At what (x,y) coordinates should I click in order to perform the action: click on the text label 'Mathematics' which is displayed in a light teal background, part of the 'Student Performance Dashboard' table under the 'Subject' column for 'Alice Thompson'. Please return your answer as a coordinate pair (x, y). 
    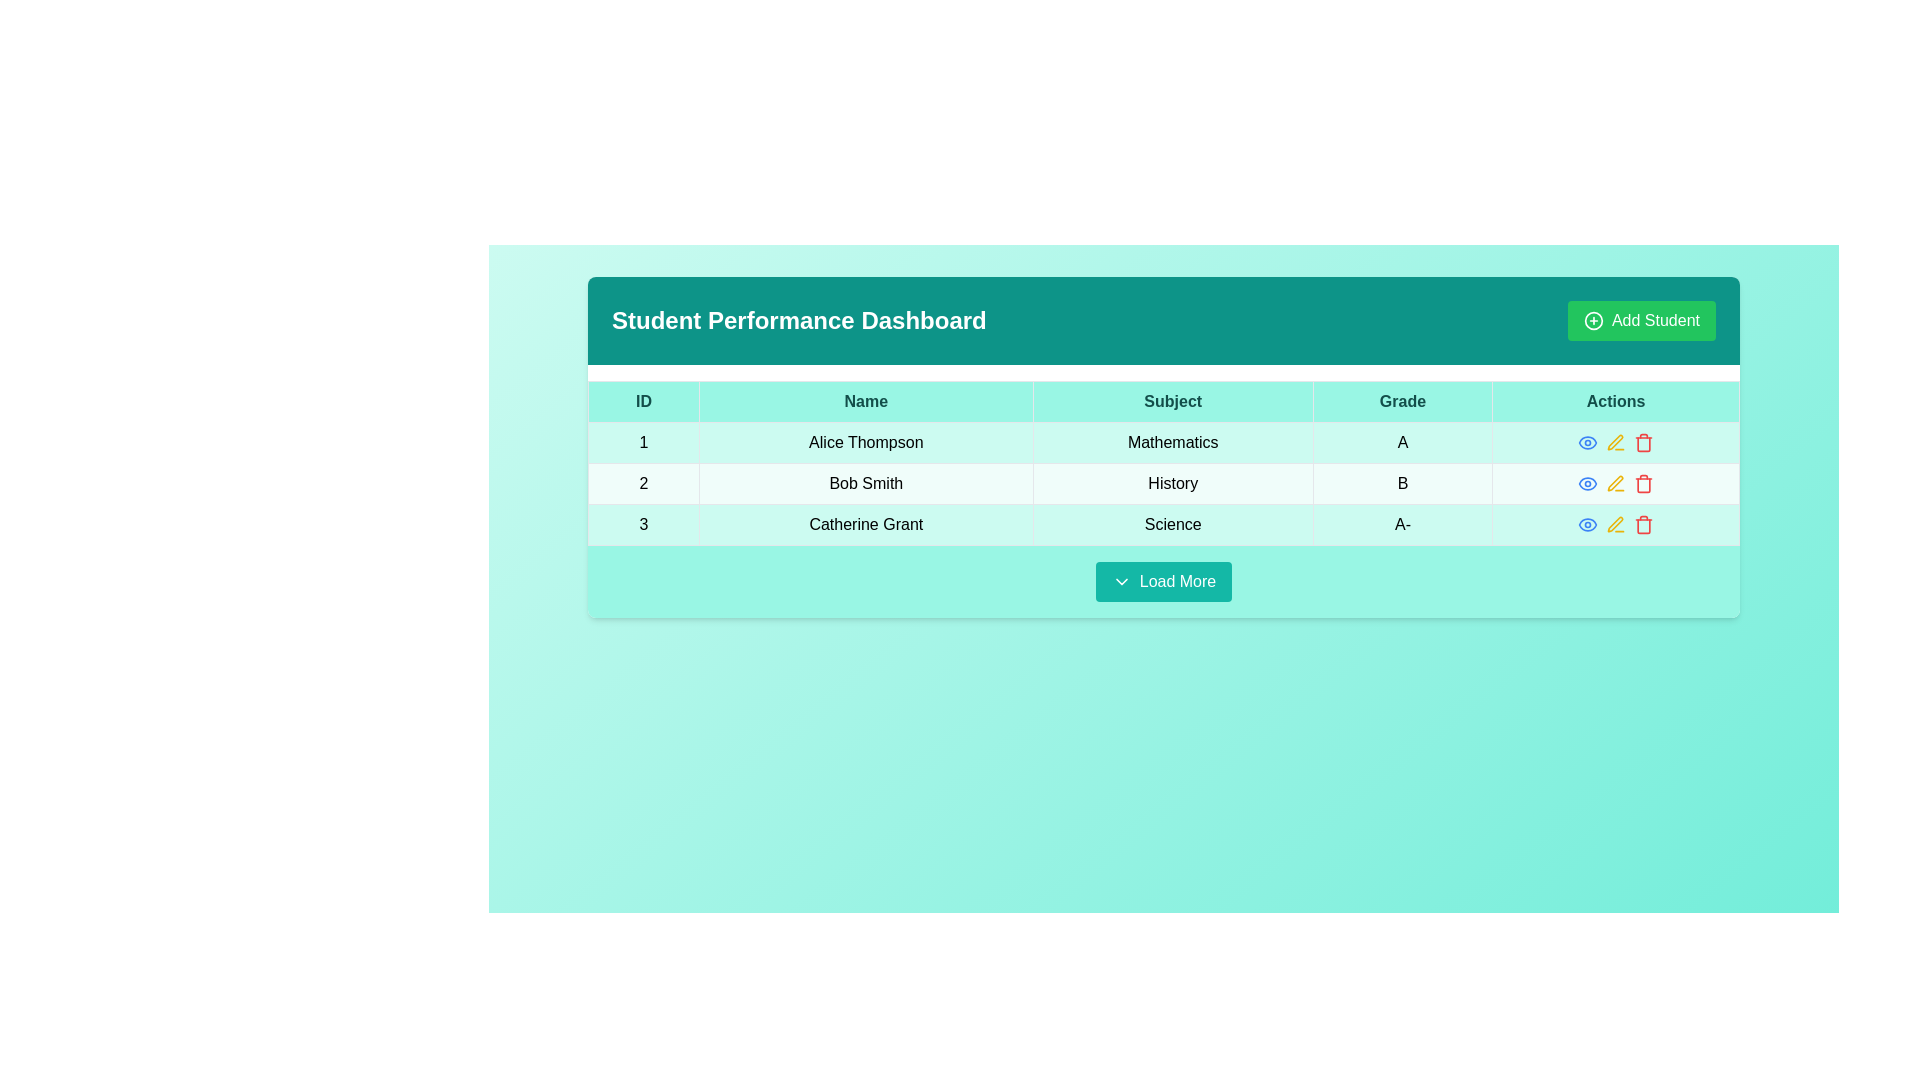
    Looking at the image, I should click on (1173, 442).